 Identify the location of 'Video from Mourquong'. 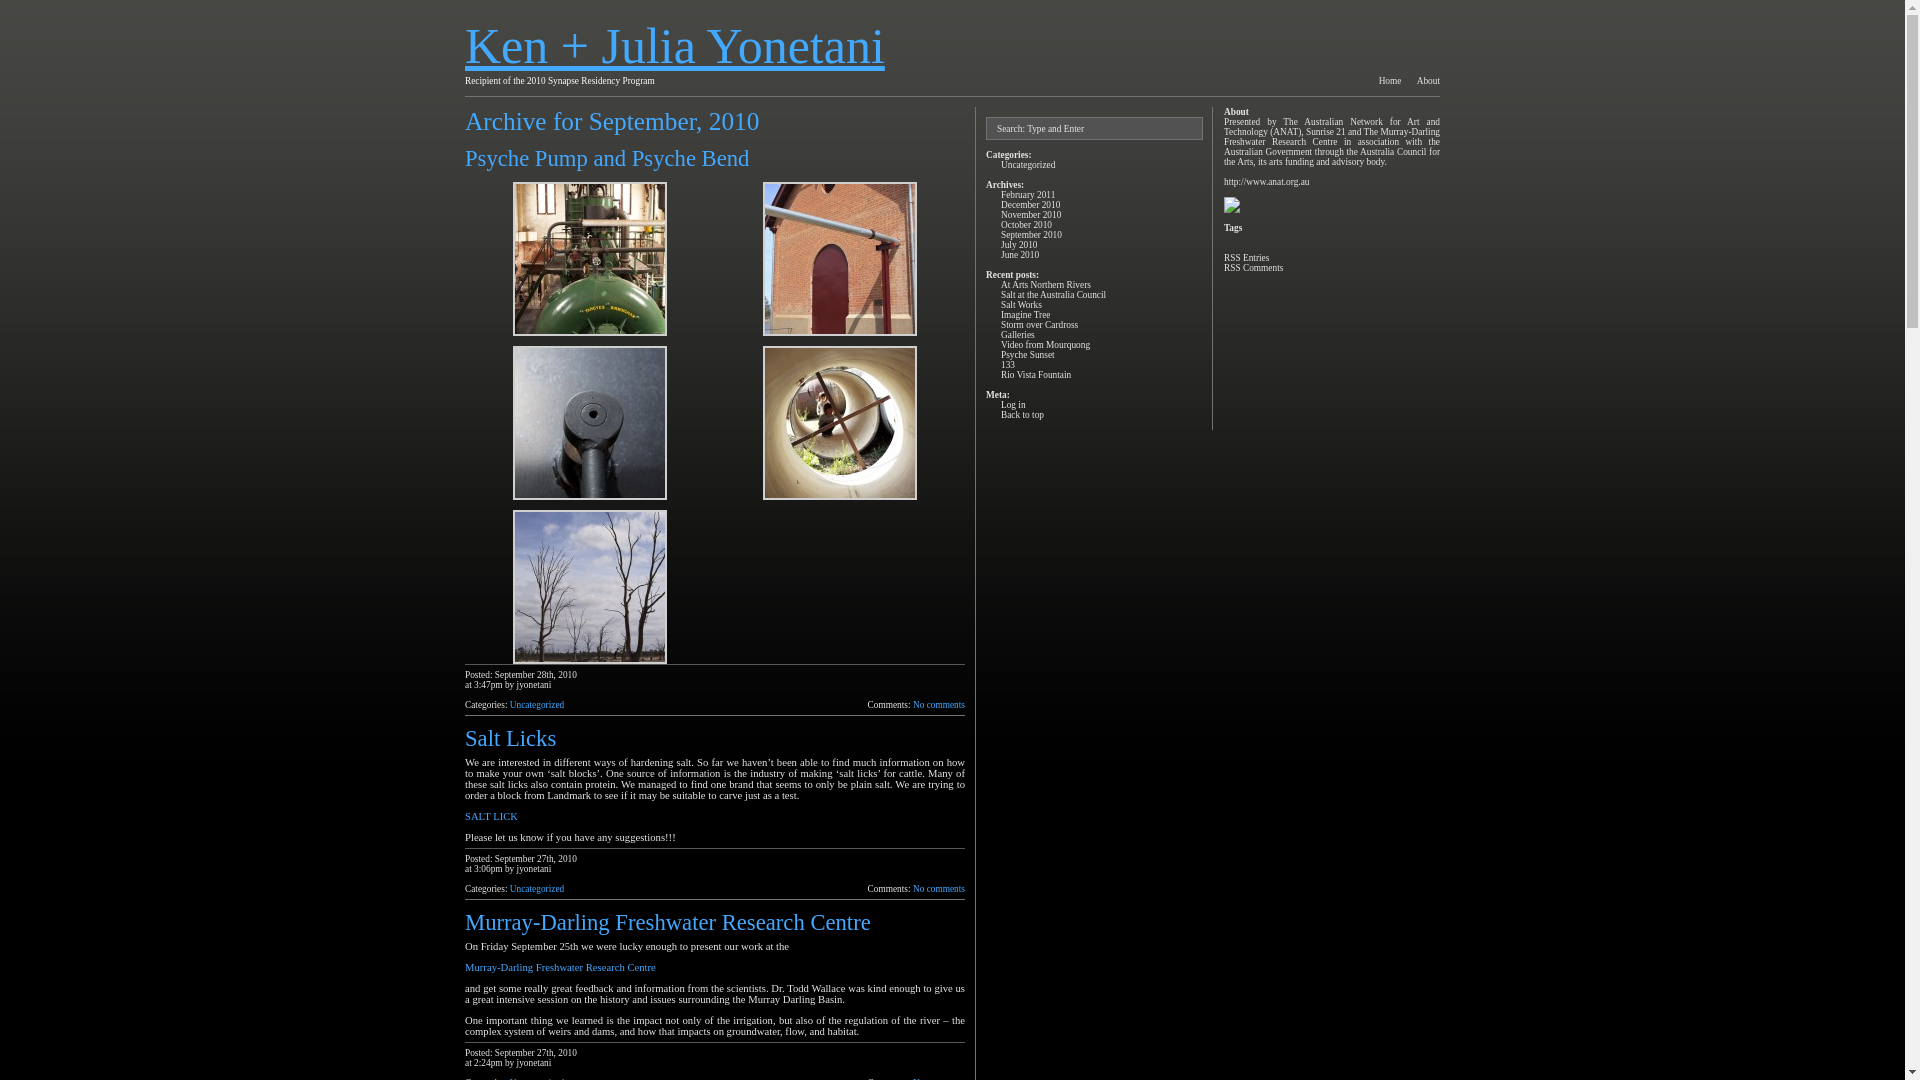
(1044, 343).